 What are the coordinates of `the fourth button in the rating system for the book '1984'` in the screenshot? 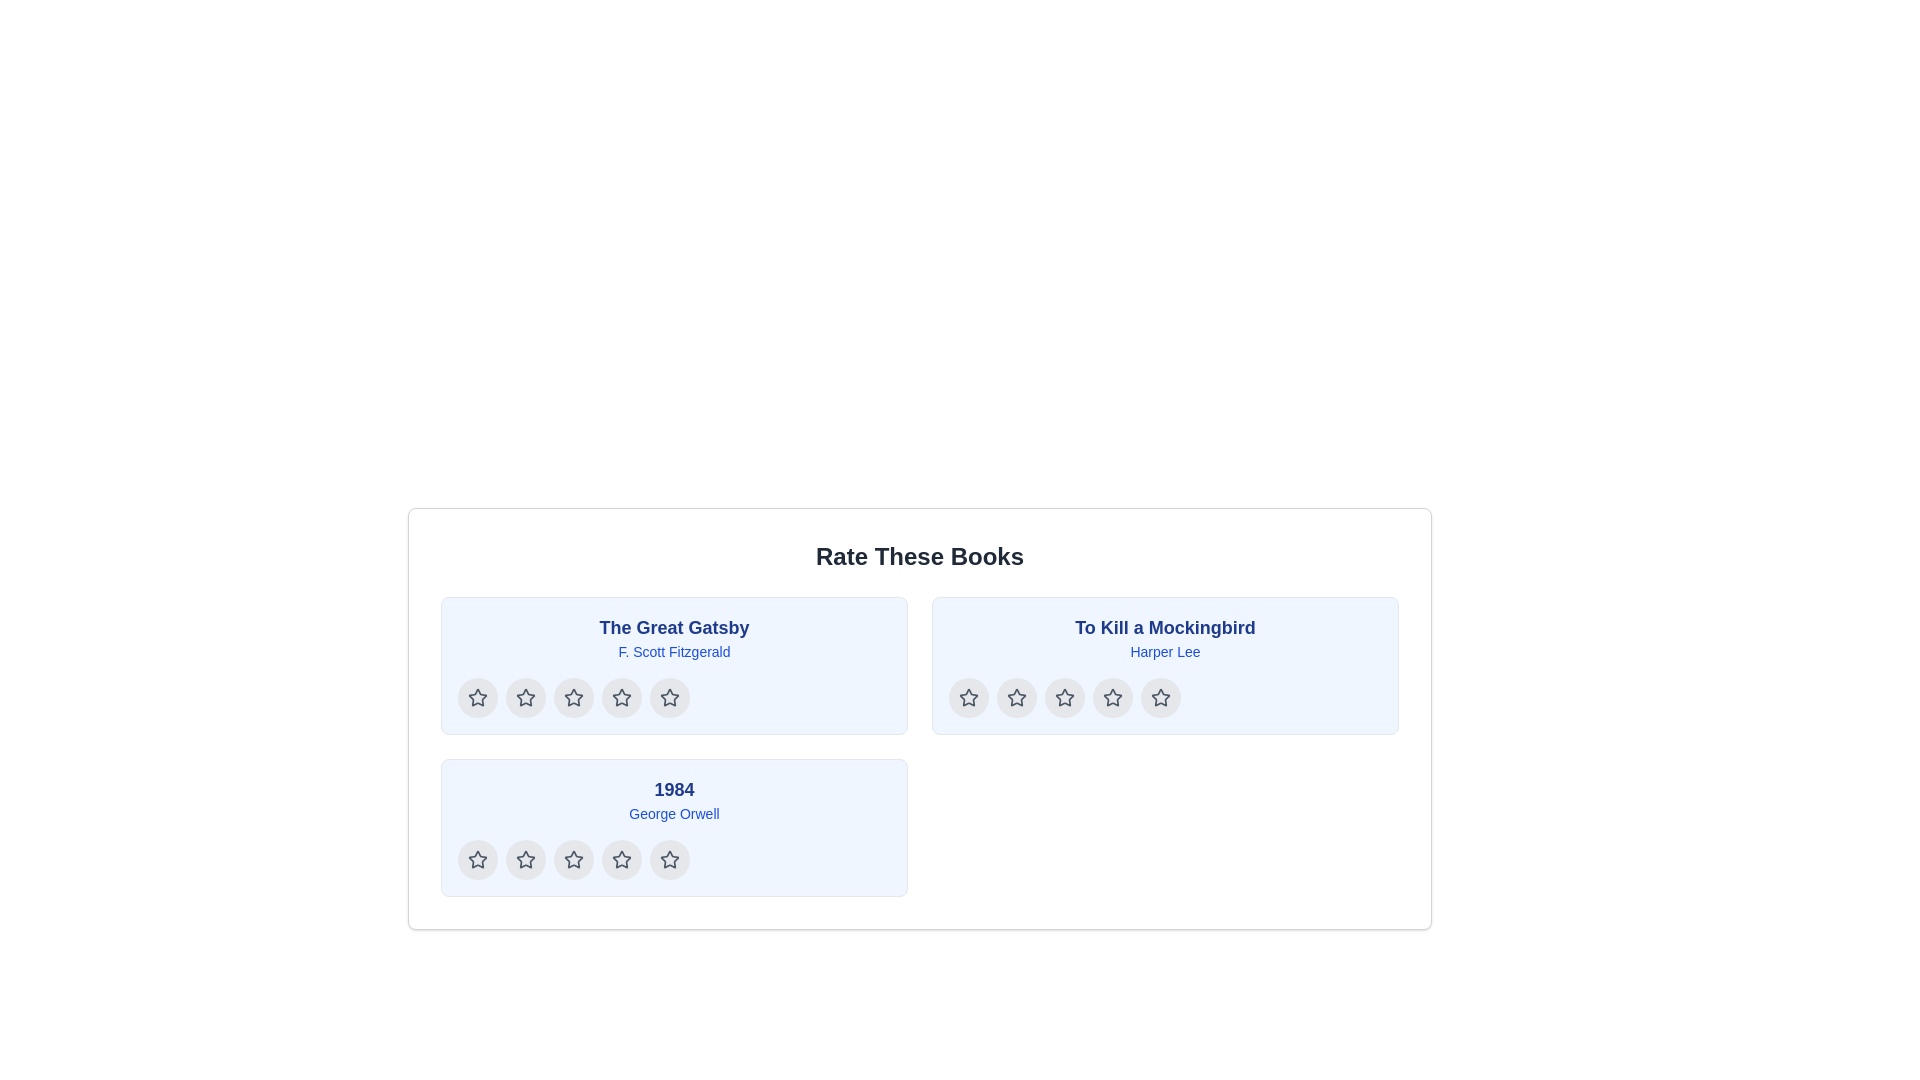 It's located at (621, 859).